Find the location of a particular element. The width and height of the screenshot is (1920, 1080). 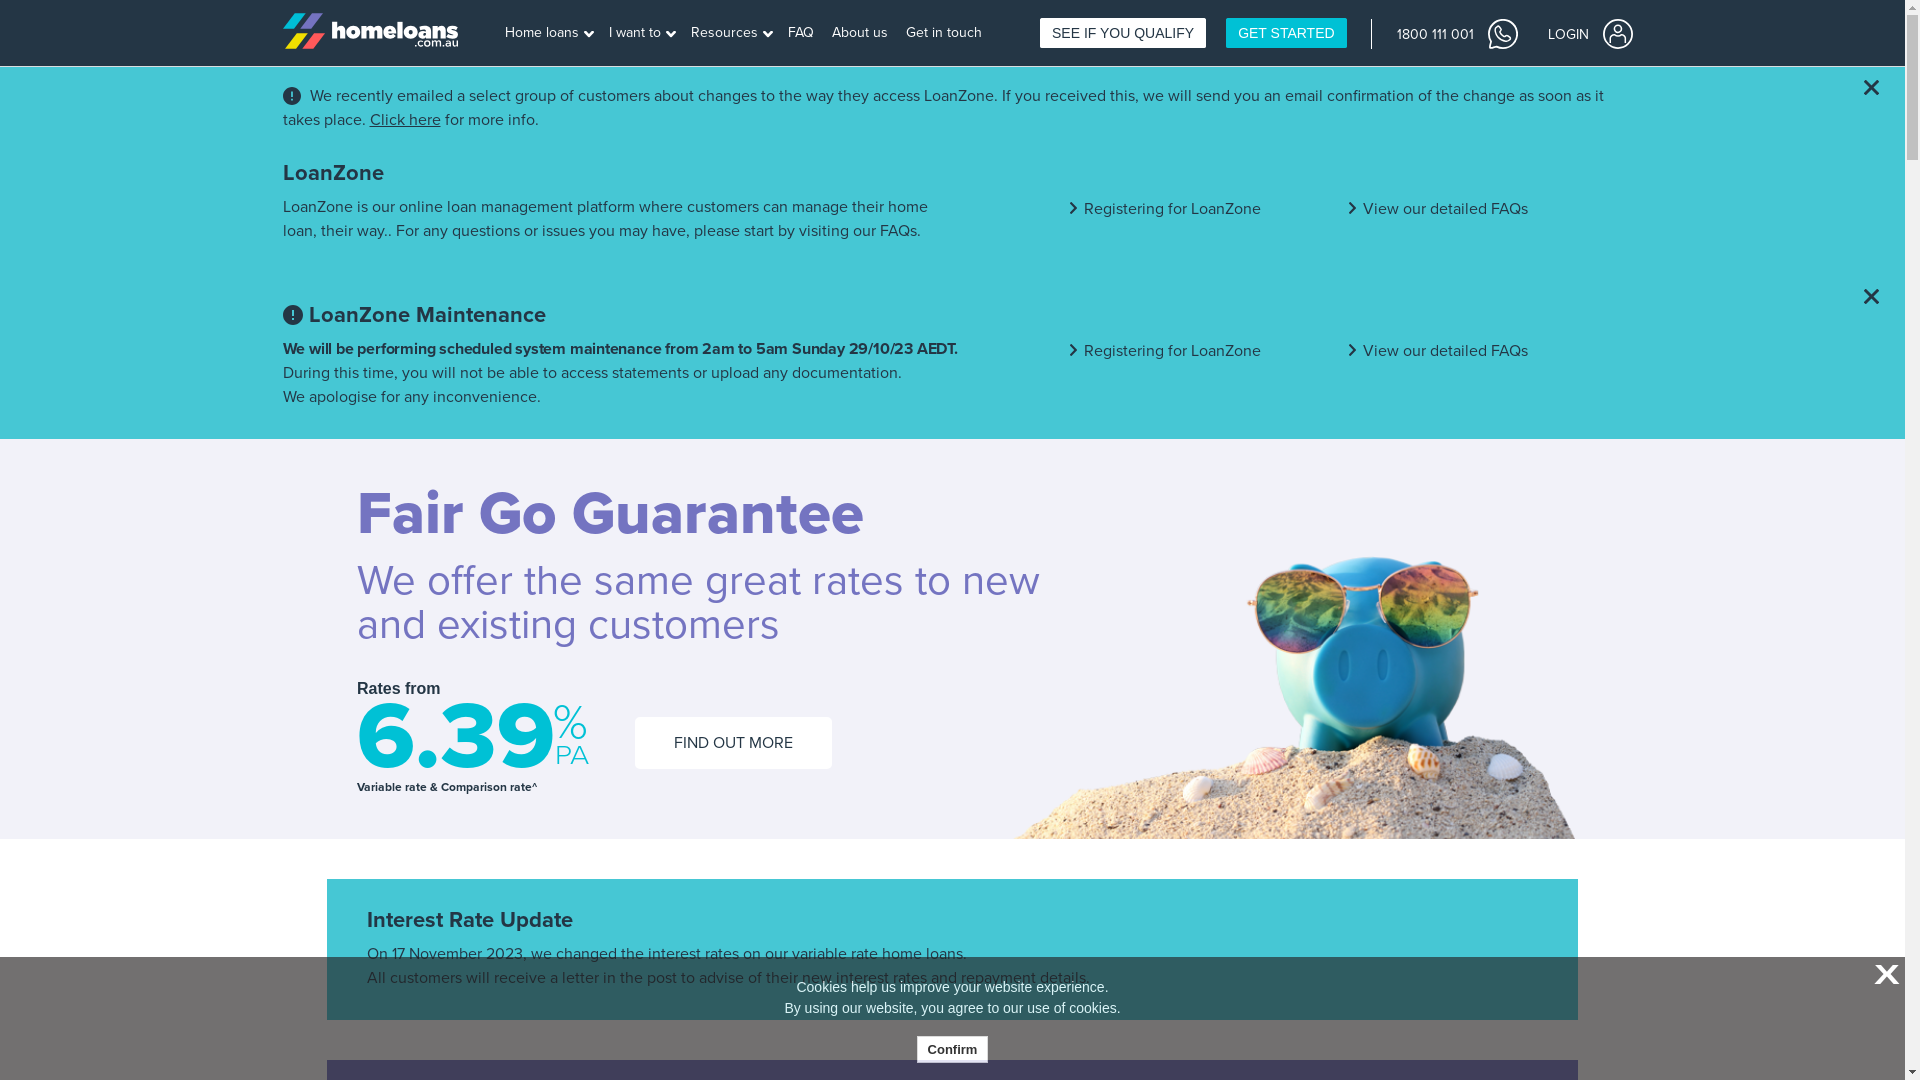

'About us' is located at coordinates (831, 33).